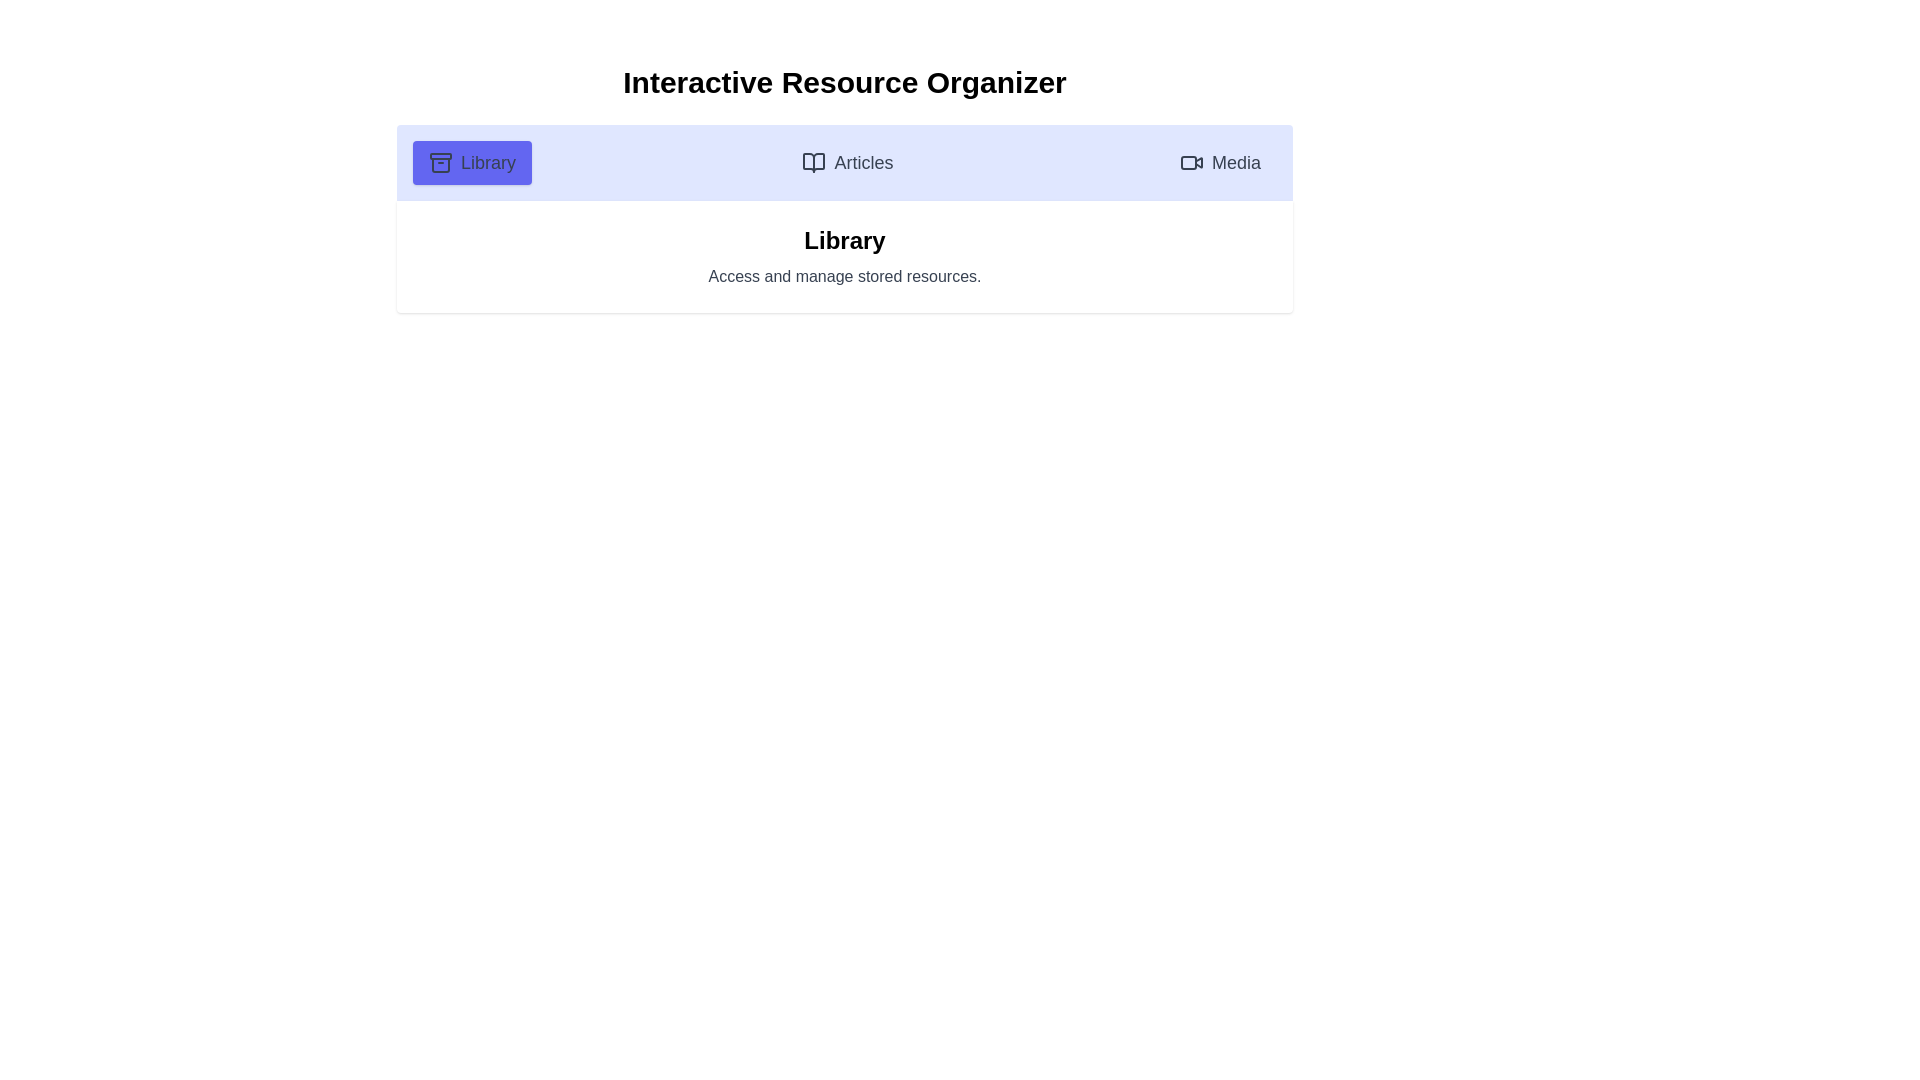 This screenshot has width=1920, height=1080. I want to click on the active tab, which is the 'Library' tab, so click(471, 161).